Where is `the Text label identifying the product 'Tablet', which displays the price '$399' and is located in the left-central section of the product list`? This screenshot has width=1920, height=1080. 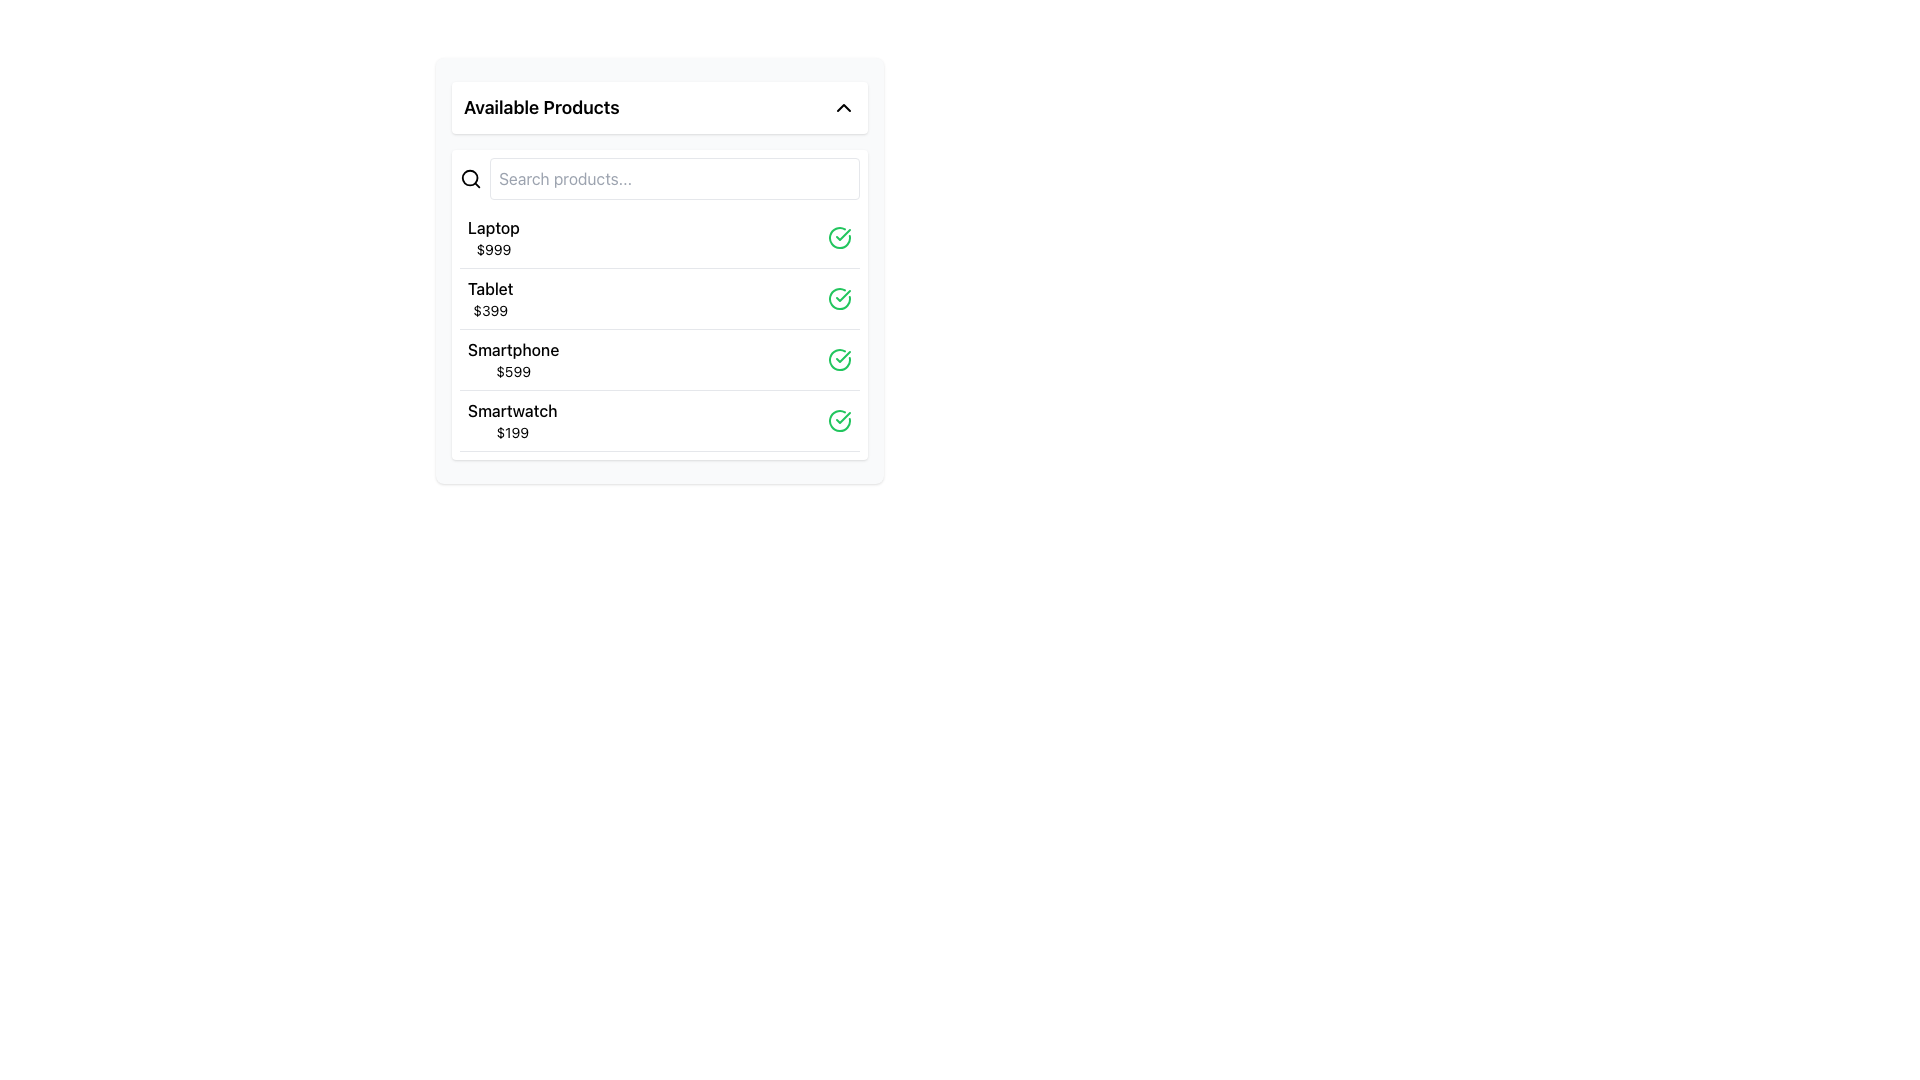 the Text label identifying the product 'Tablet', which displays the price '$399' and is located in the left-central section of the product list is located at coordinates (490, 289).